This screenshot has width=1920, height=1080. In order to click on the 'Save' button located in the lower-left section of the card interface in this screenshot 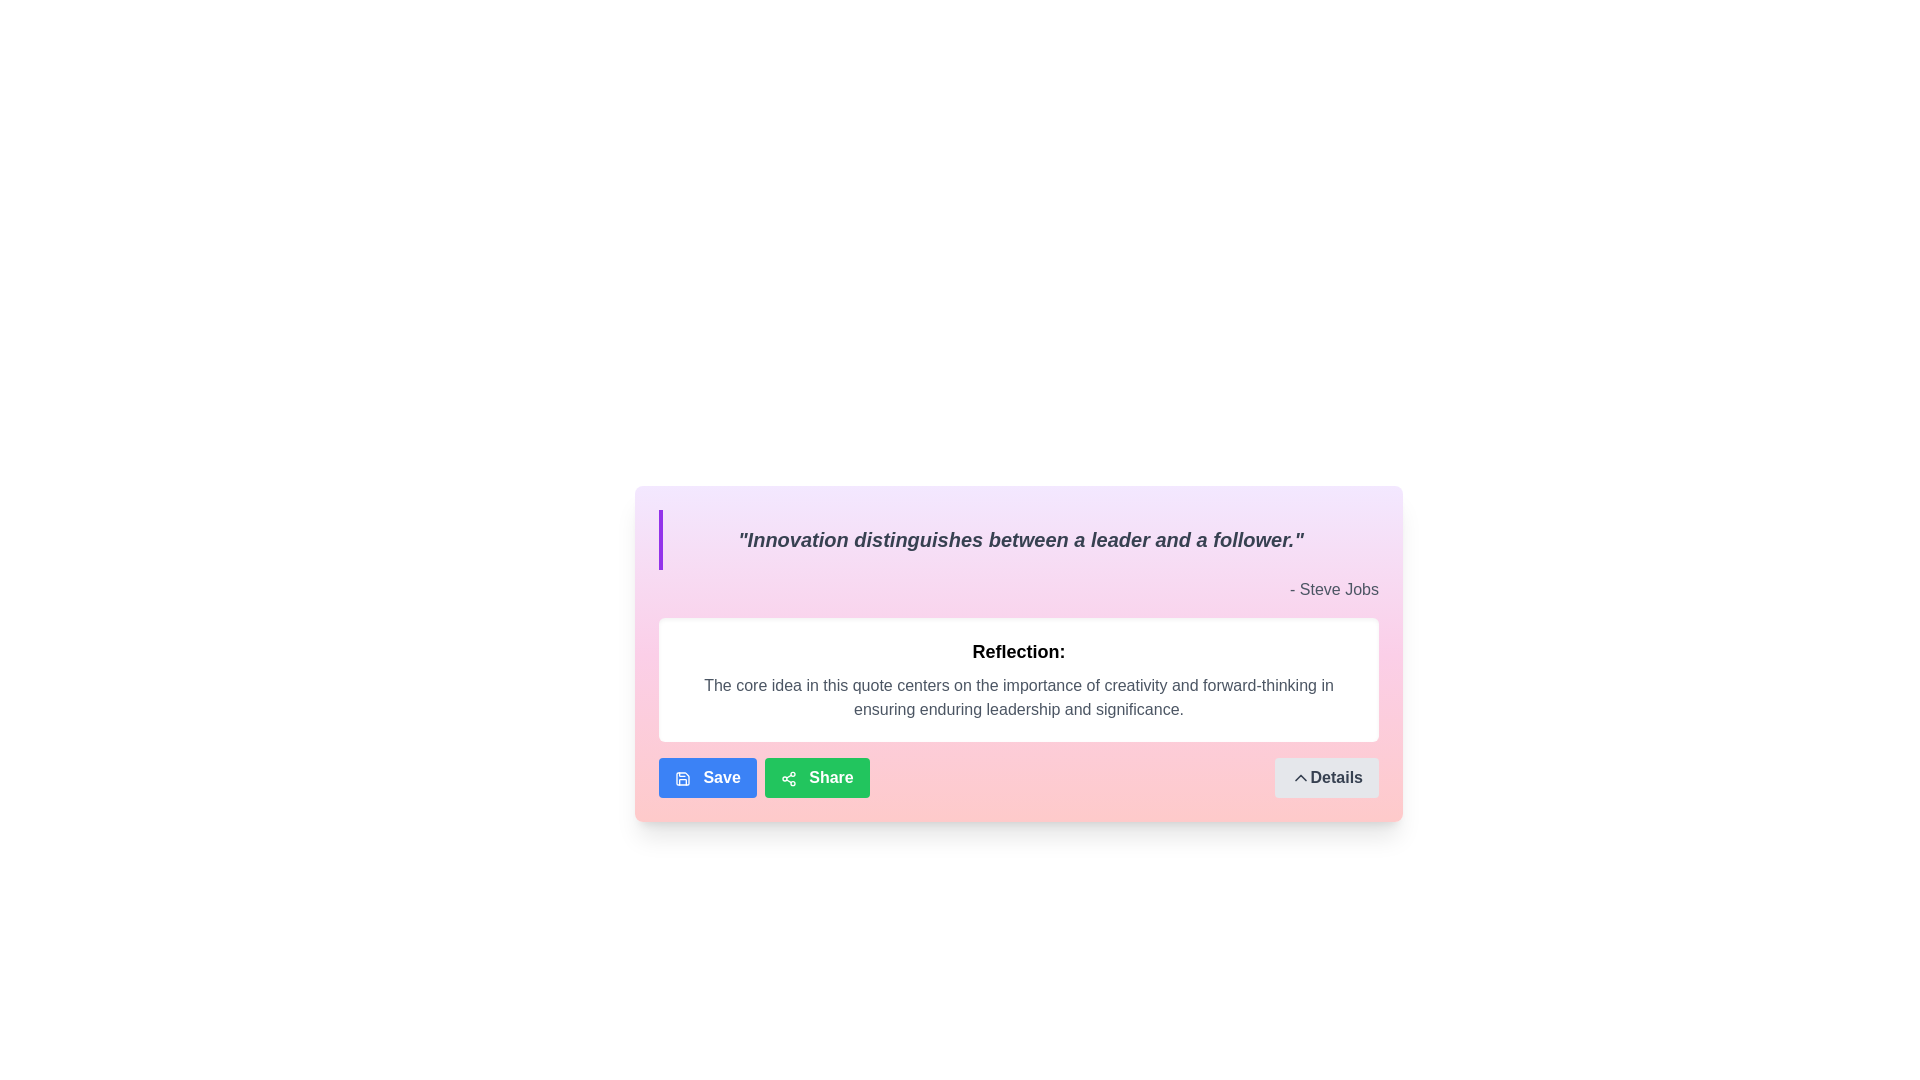, I will do `click(707, 777)`.